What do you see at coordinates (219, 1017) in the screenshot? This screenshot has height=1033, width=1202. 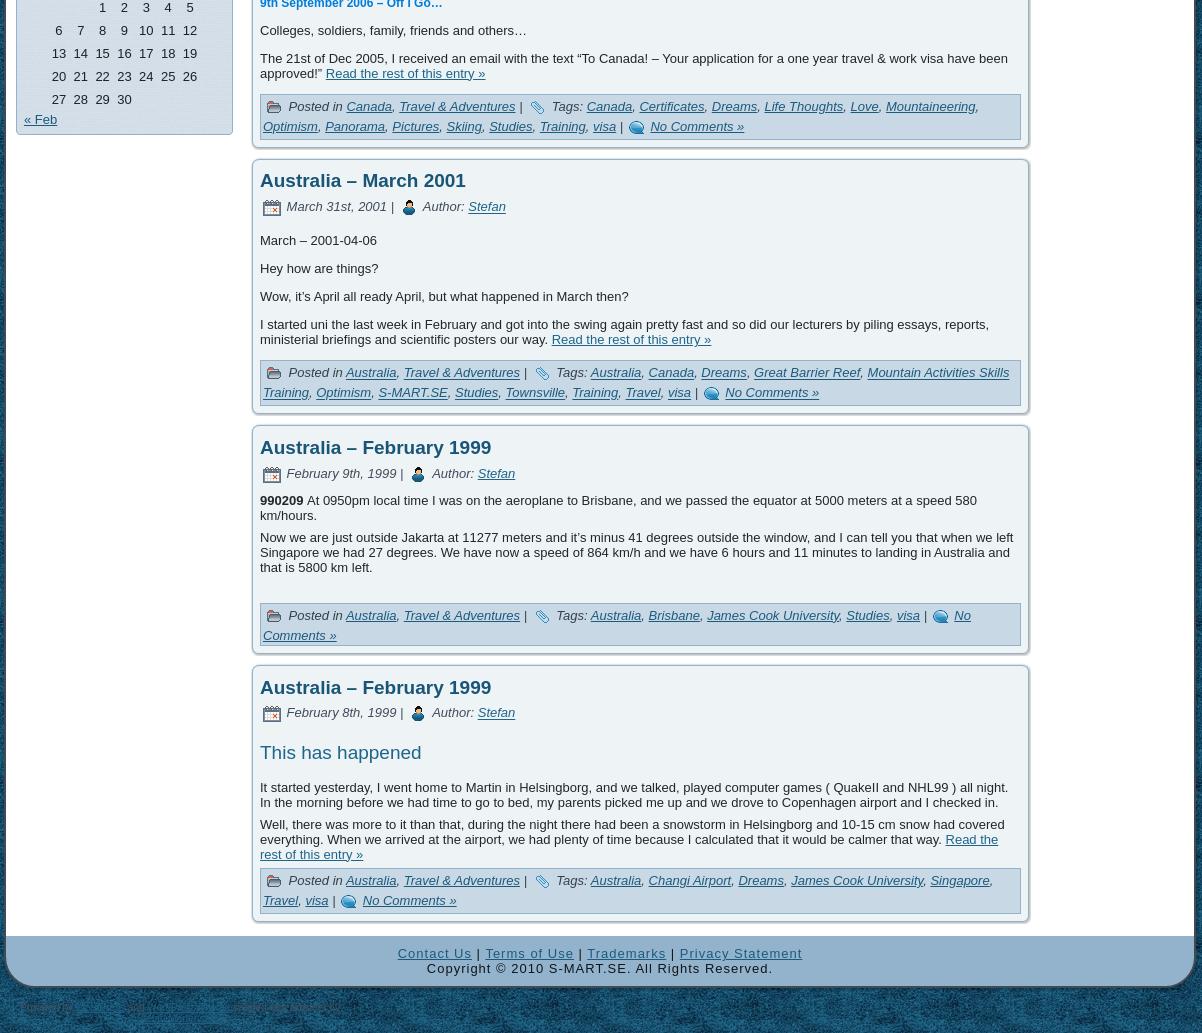 I see `'.'` at bounding box center [219, 1017].